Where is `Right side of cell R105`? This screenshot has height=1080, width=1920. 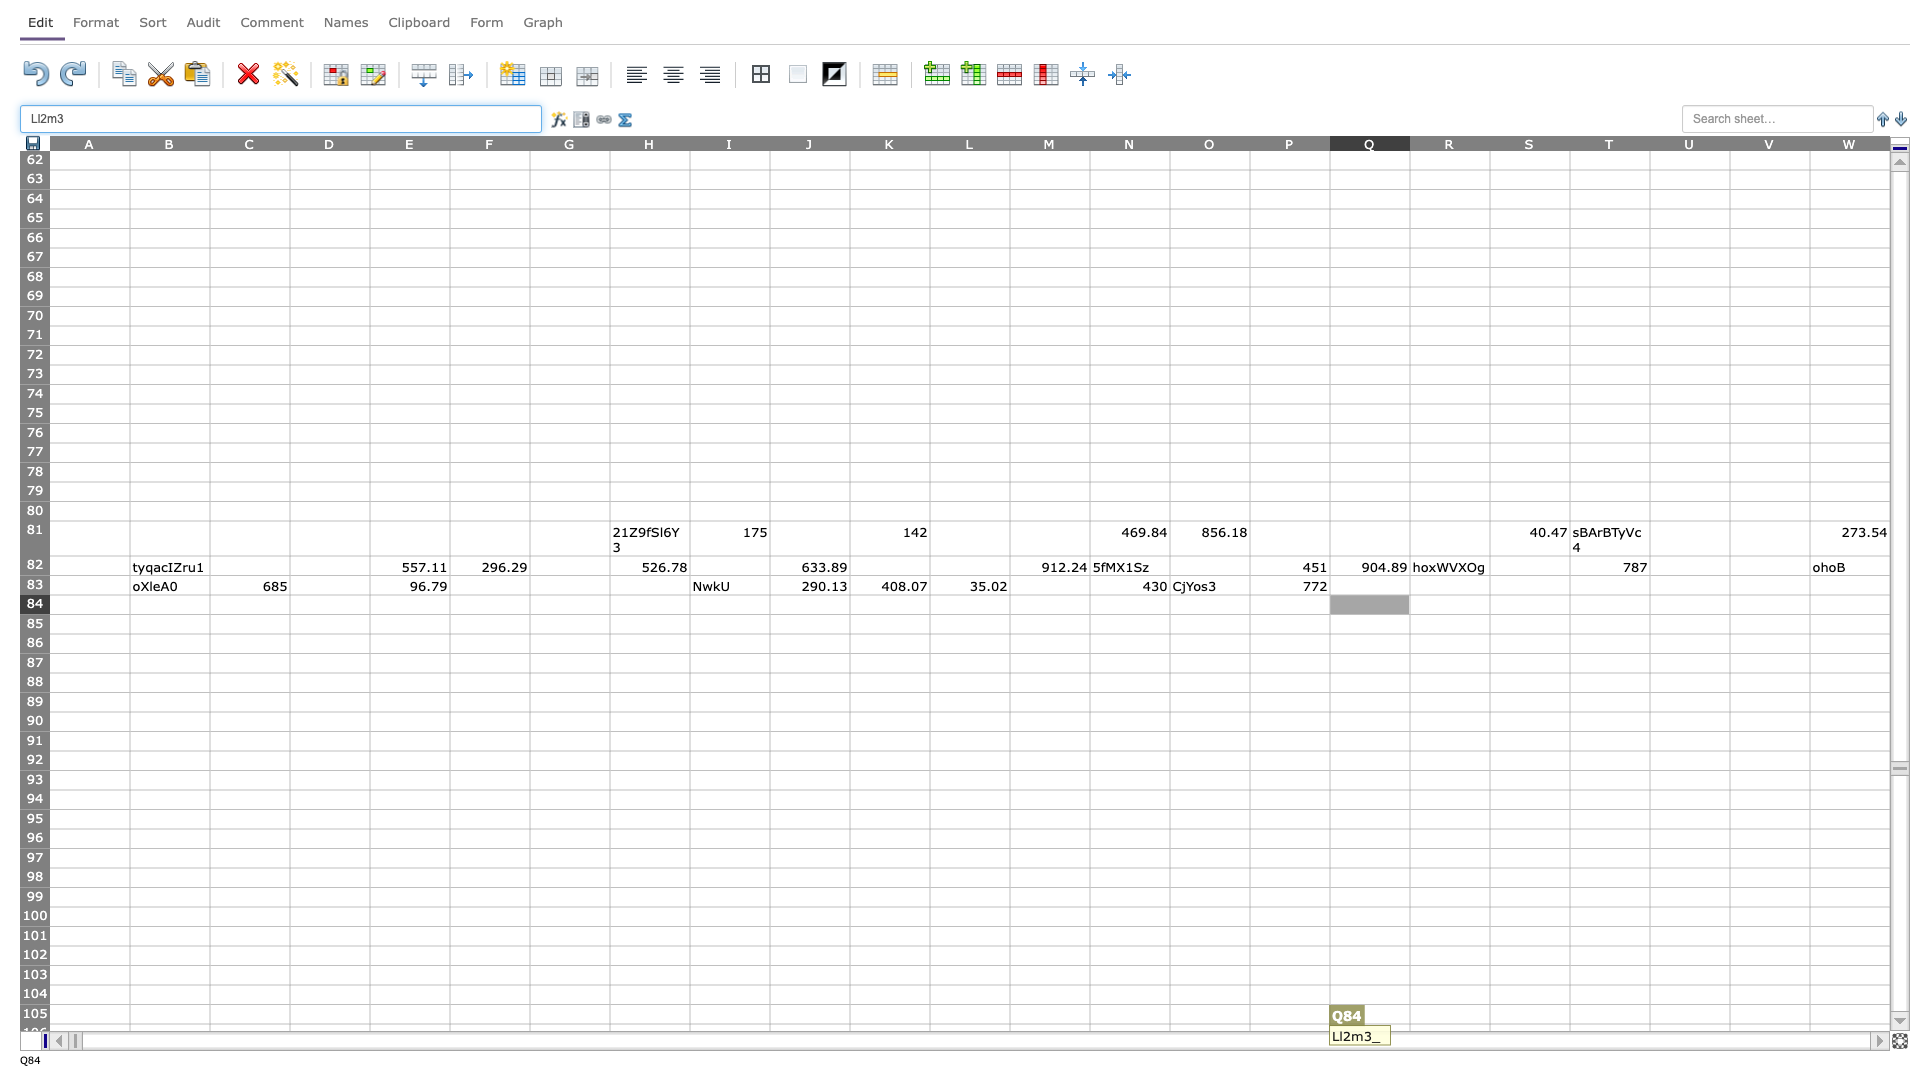
Right side of cell R105 is located at coordinates (1489, 1014).